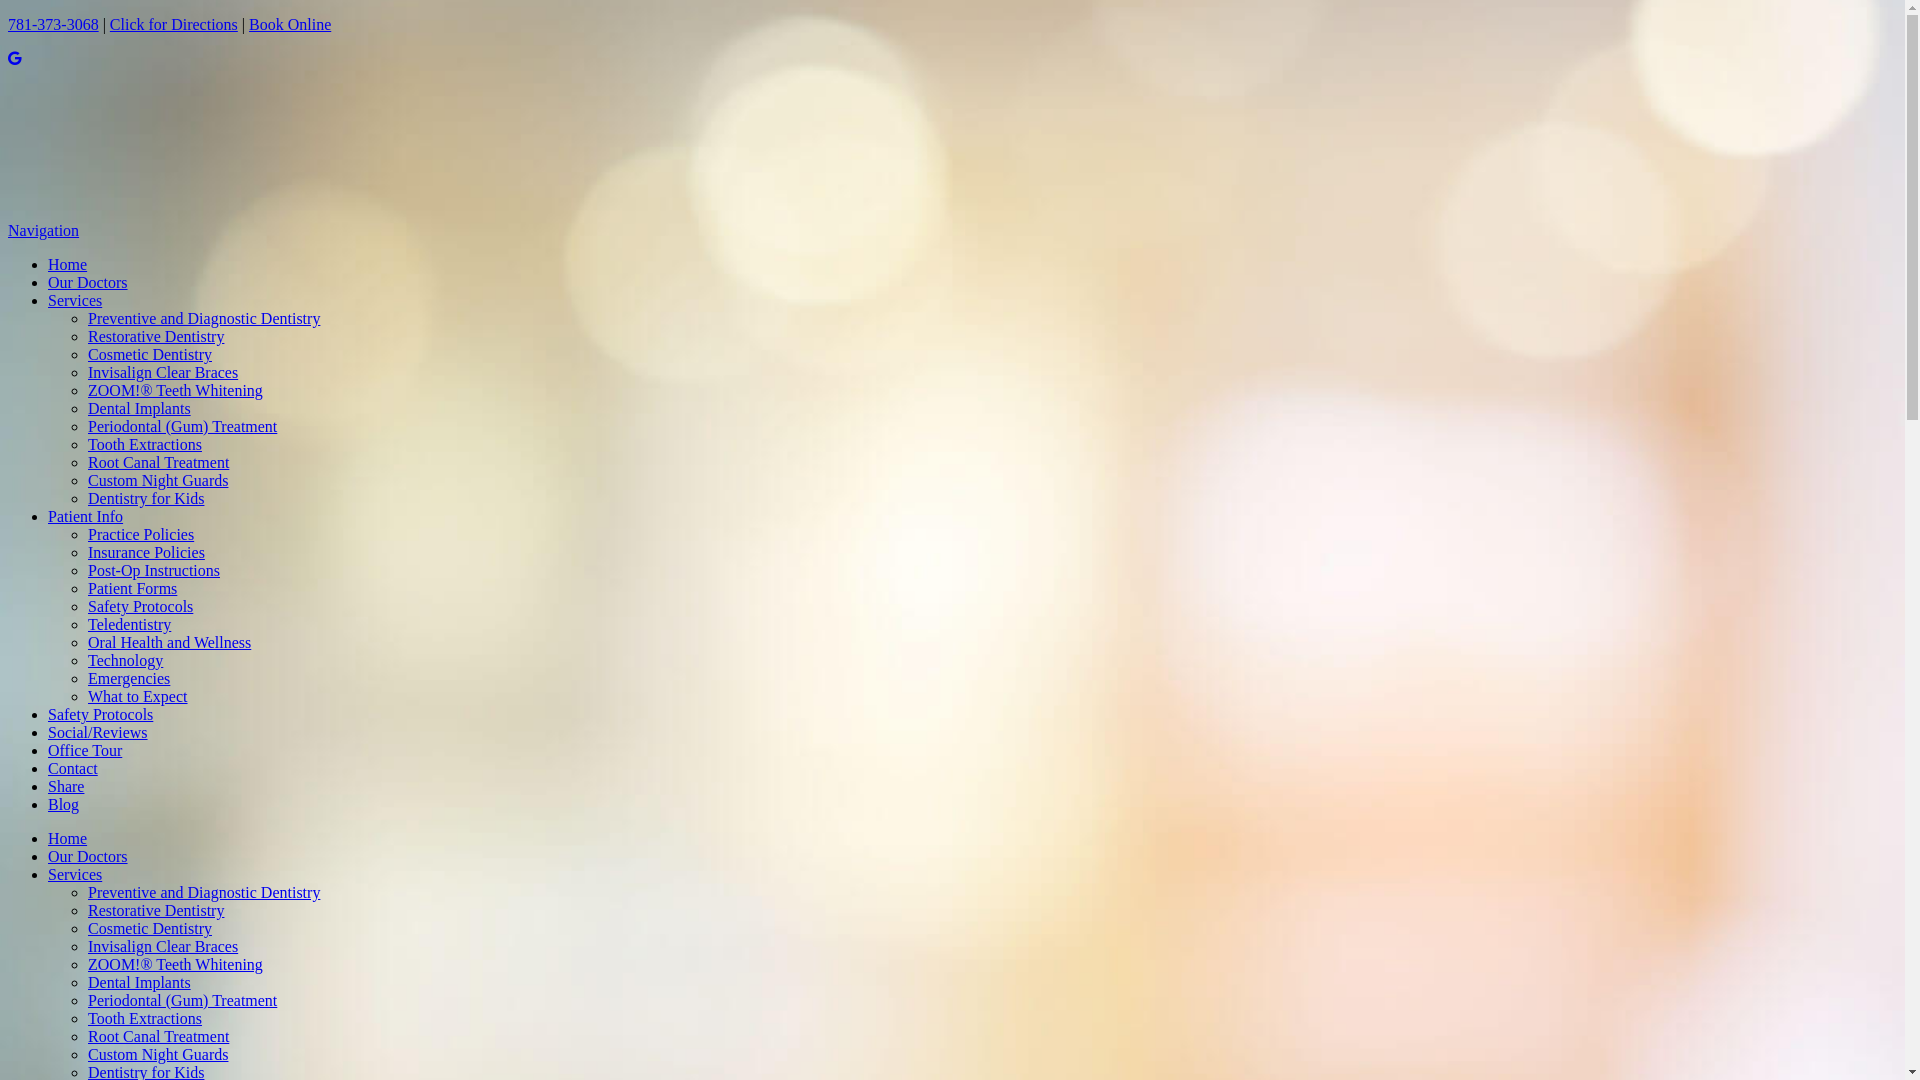 The image size is (1920, 1080). I want to click on 'Periodontal (Gum) Treatment', so click(182, 1000).